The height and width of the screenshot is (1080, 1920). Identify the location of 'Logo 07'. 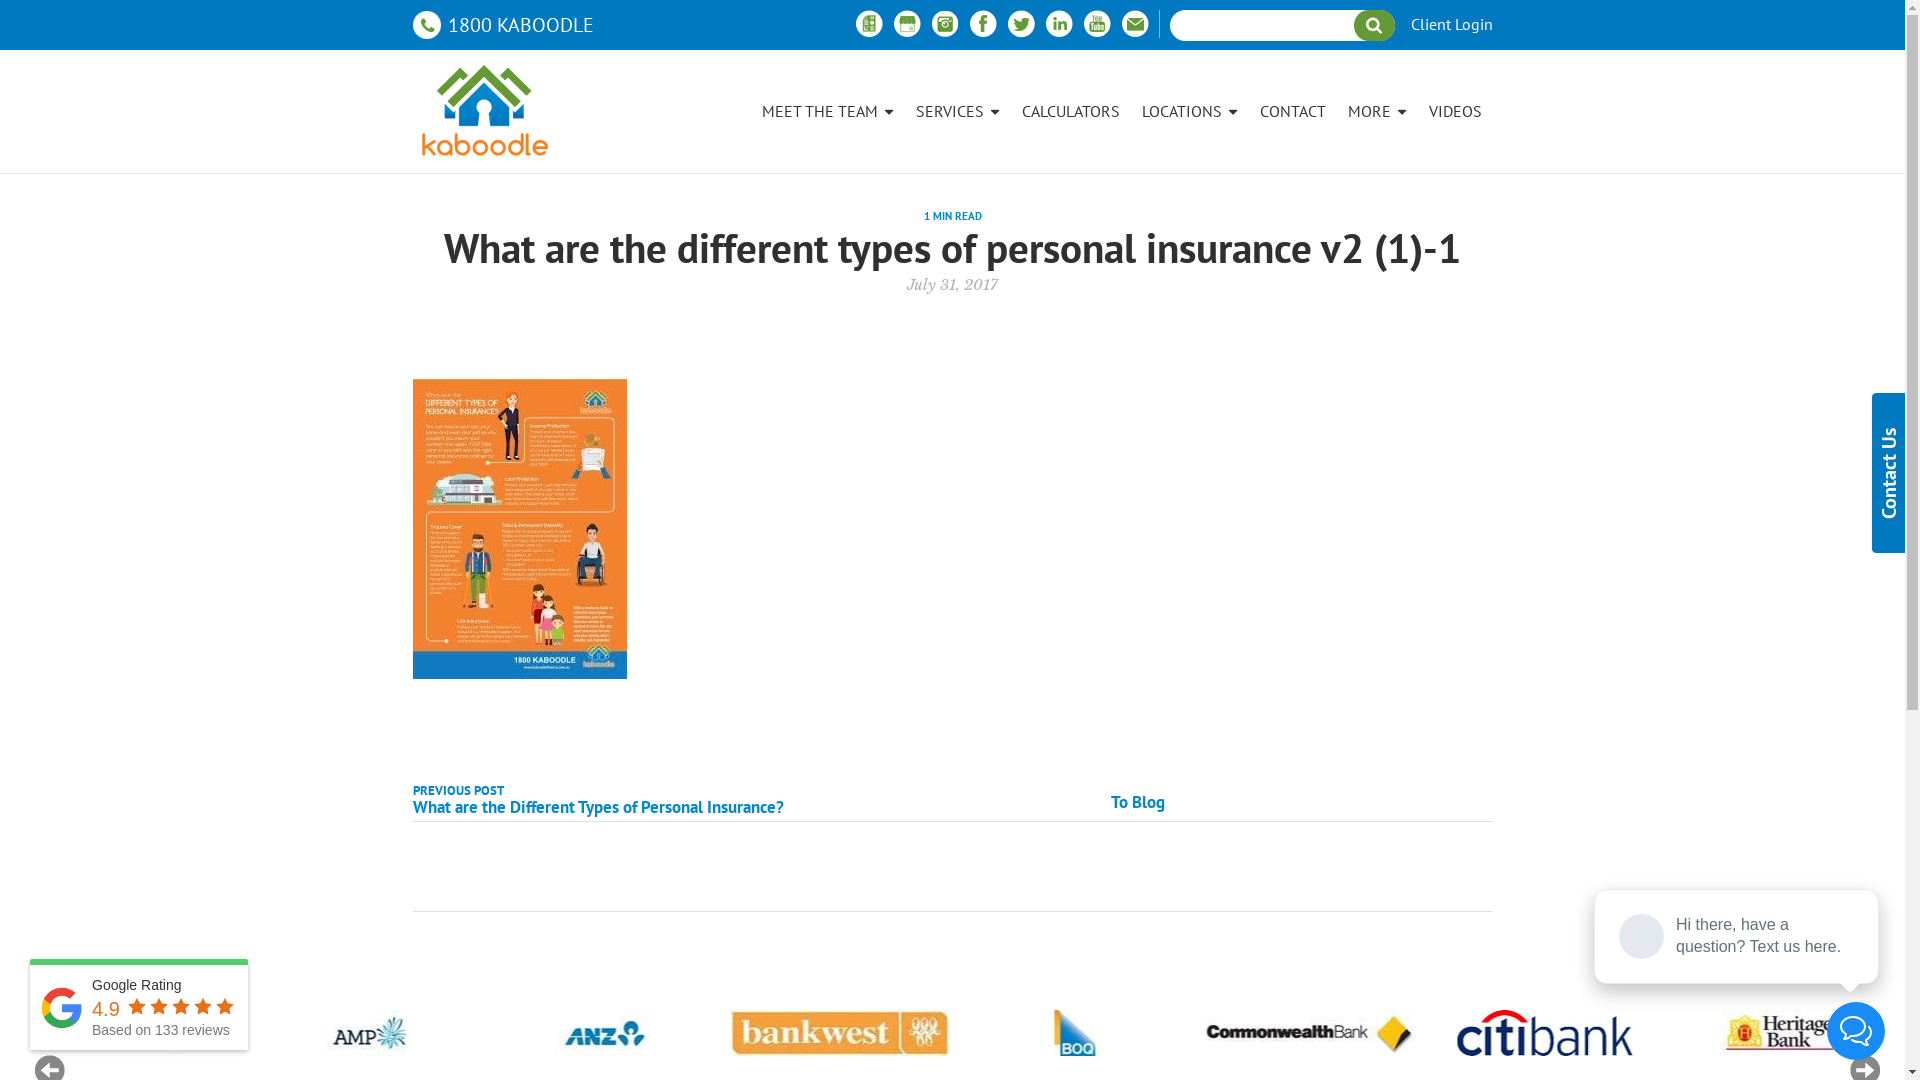
(1300, 1033).